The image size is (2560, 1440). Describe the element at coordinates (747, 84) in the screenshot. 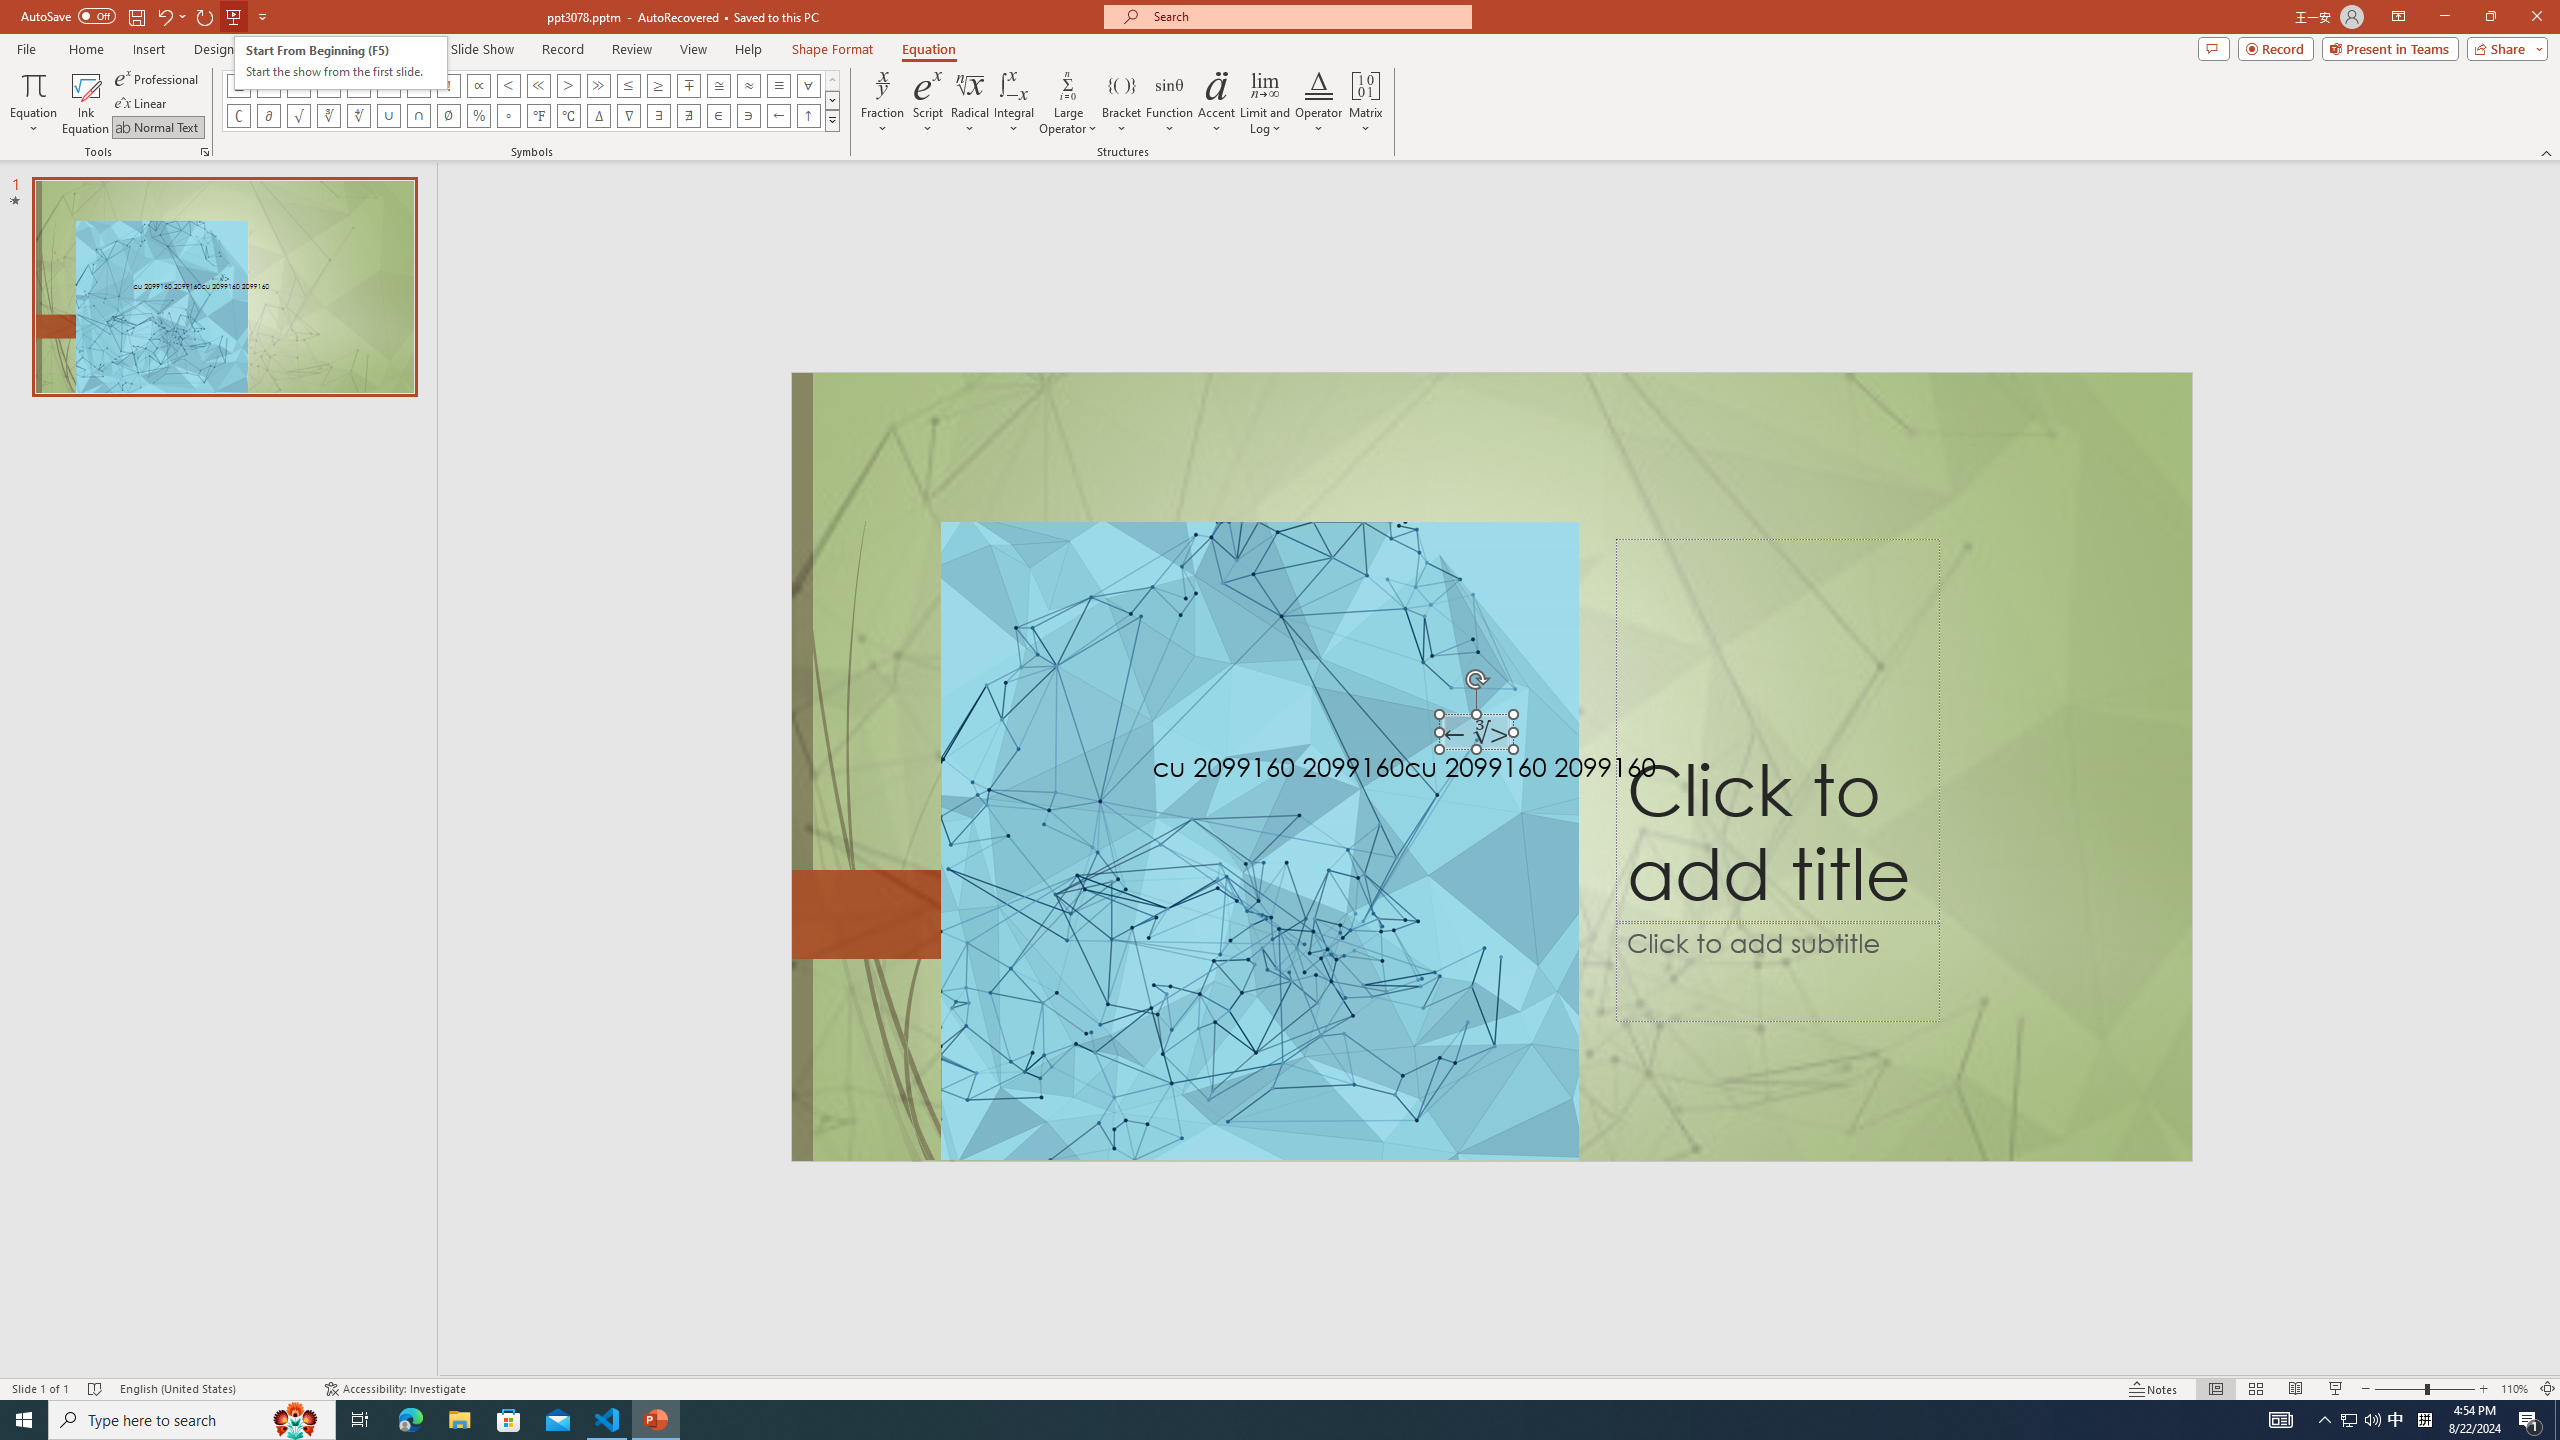

I see `'Equation Symbol Almost Equal To (Asymptotic To)'` at that location.